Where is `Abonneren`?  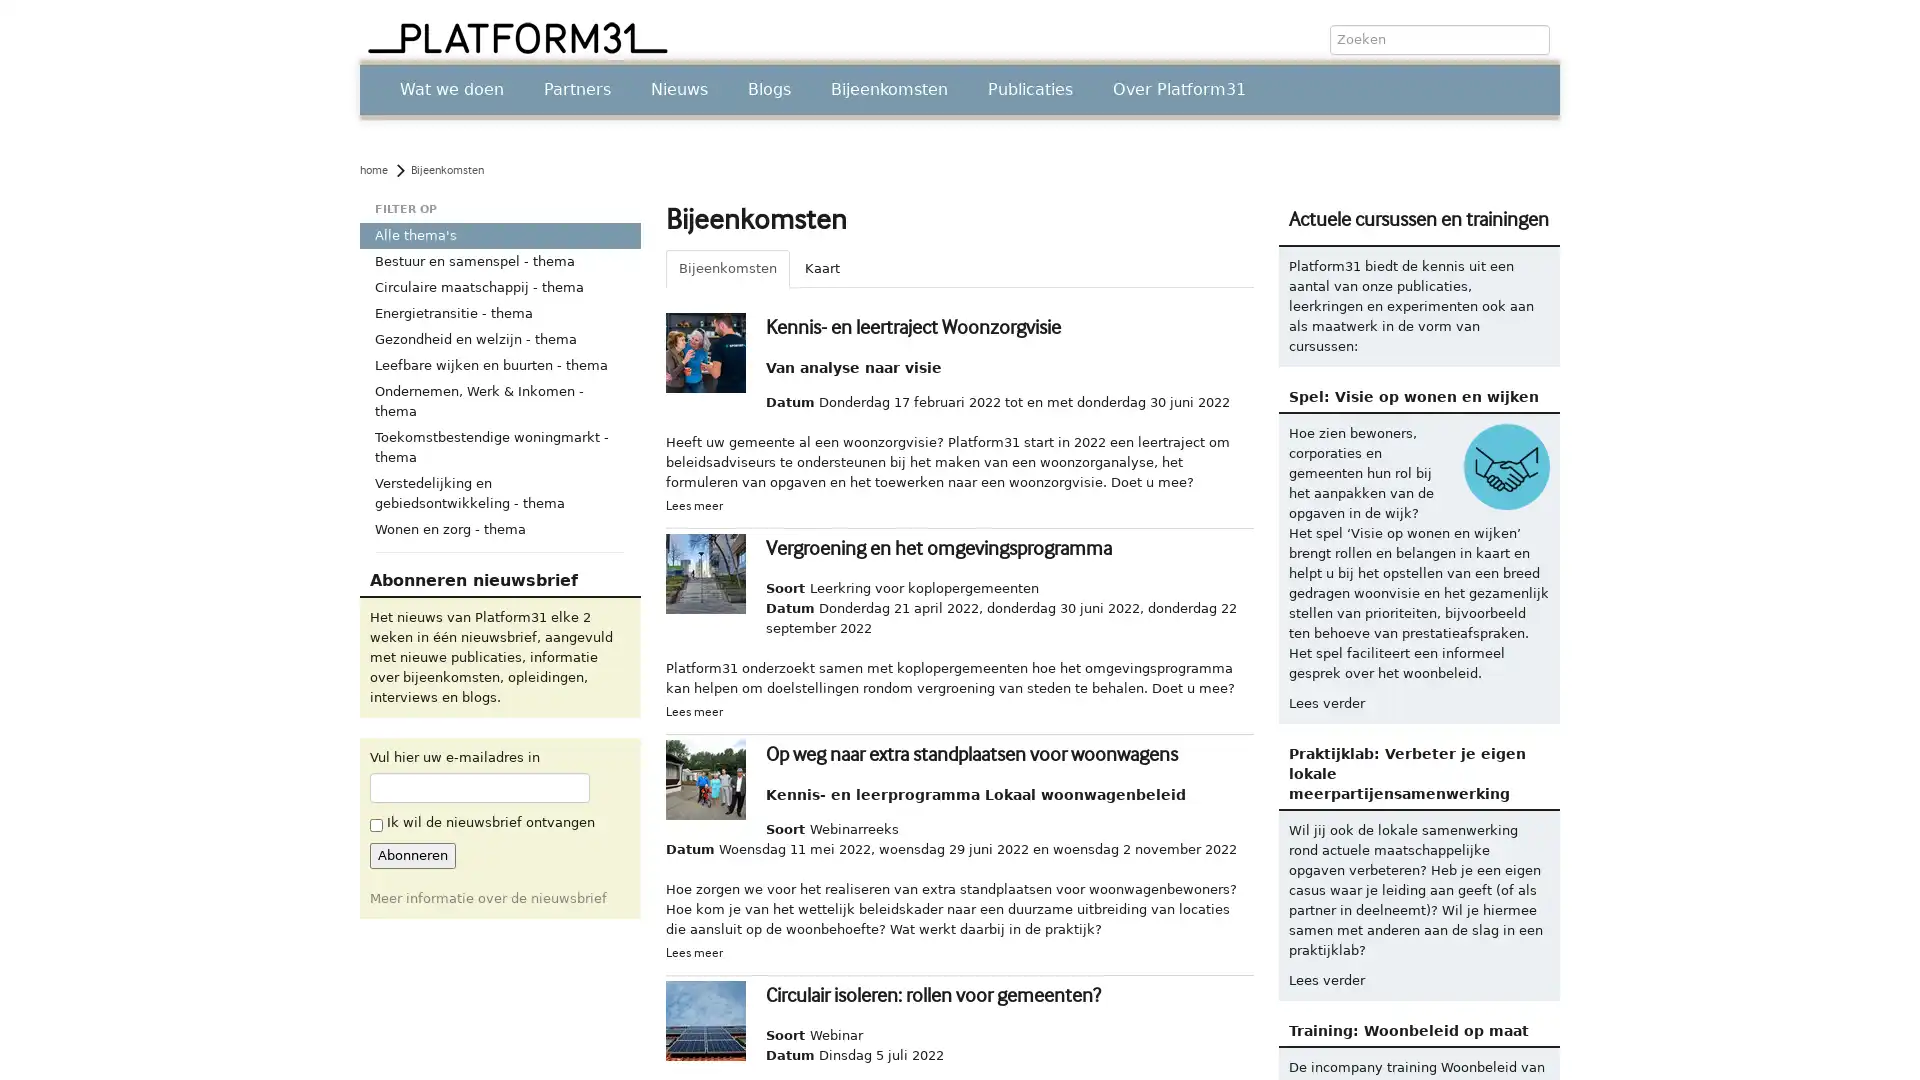 Abonneren is located at coordinates (411, 485).